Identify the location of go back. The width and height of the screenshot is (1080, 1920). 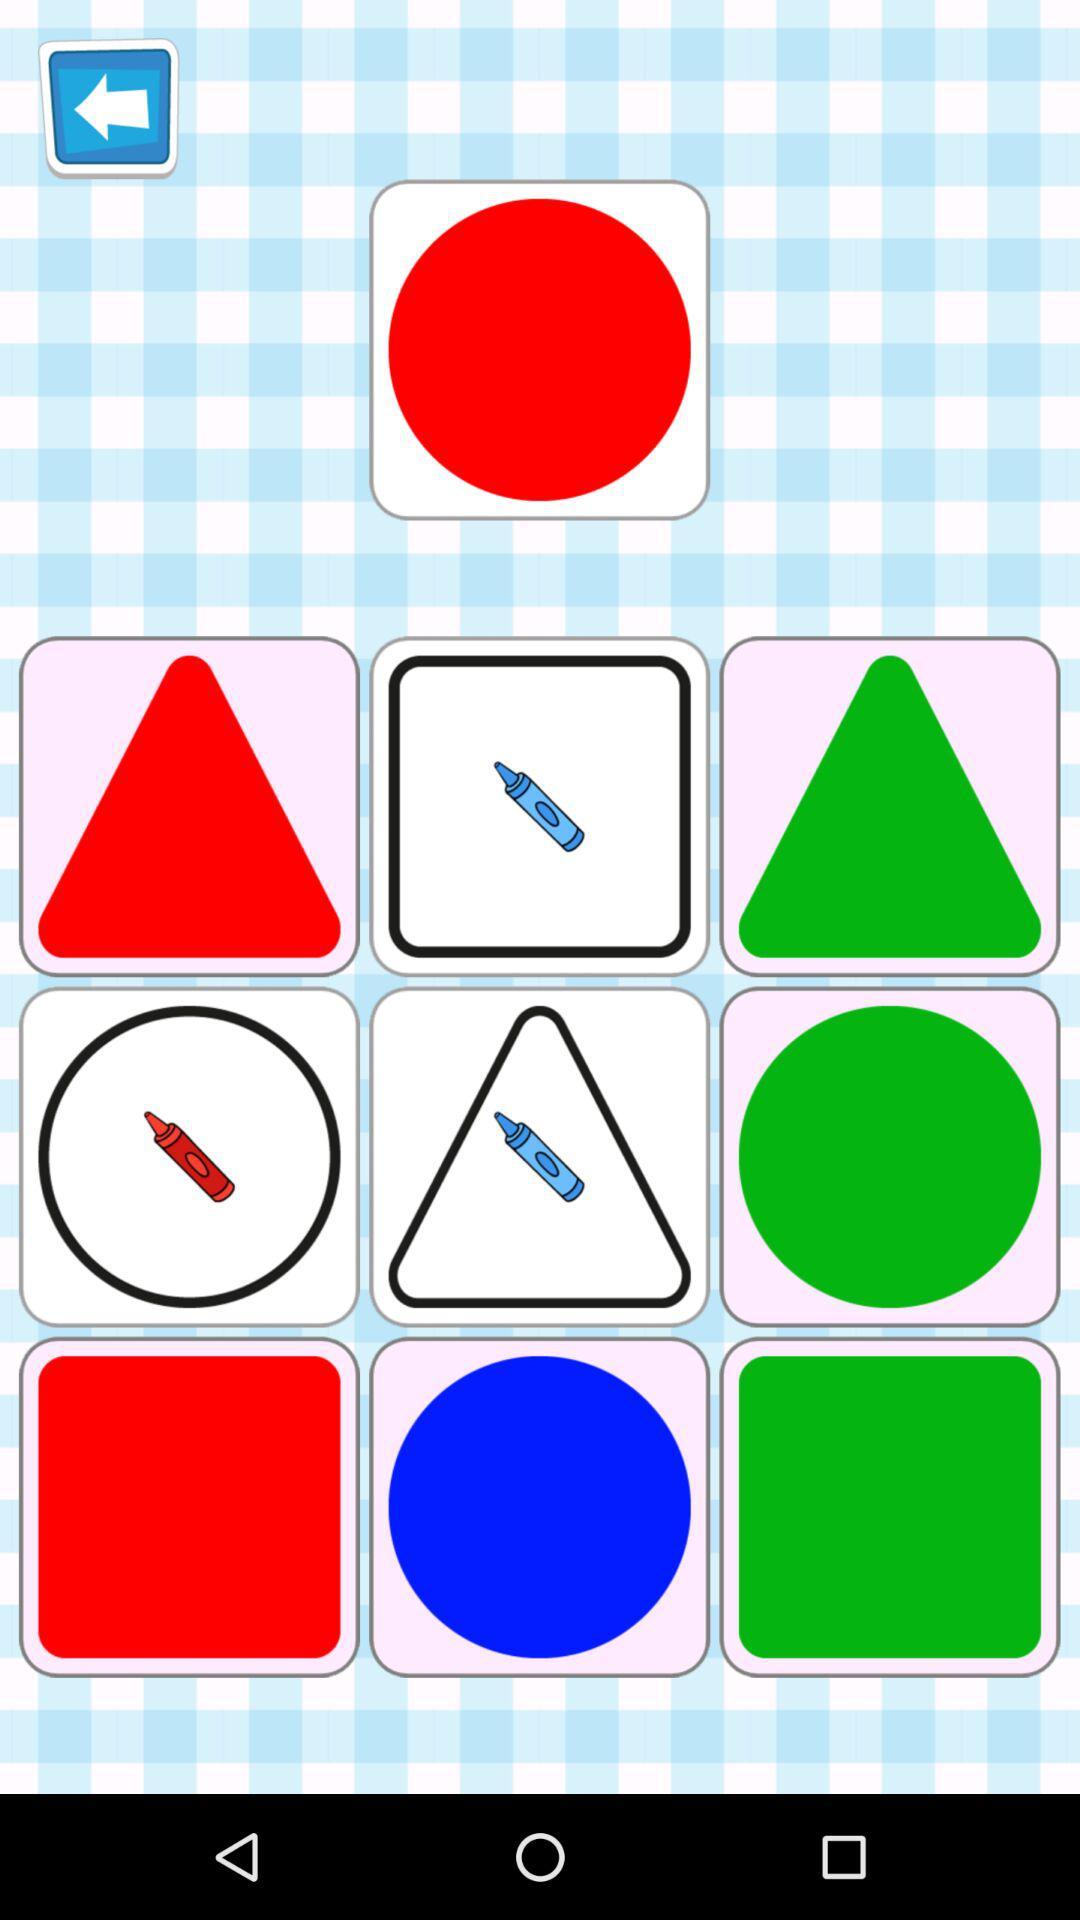
(108, 107).